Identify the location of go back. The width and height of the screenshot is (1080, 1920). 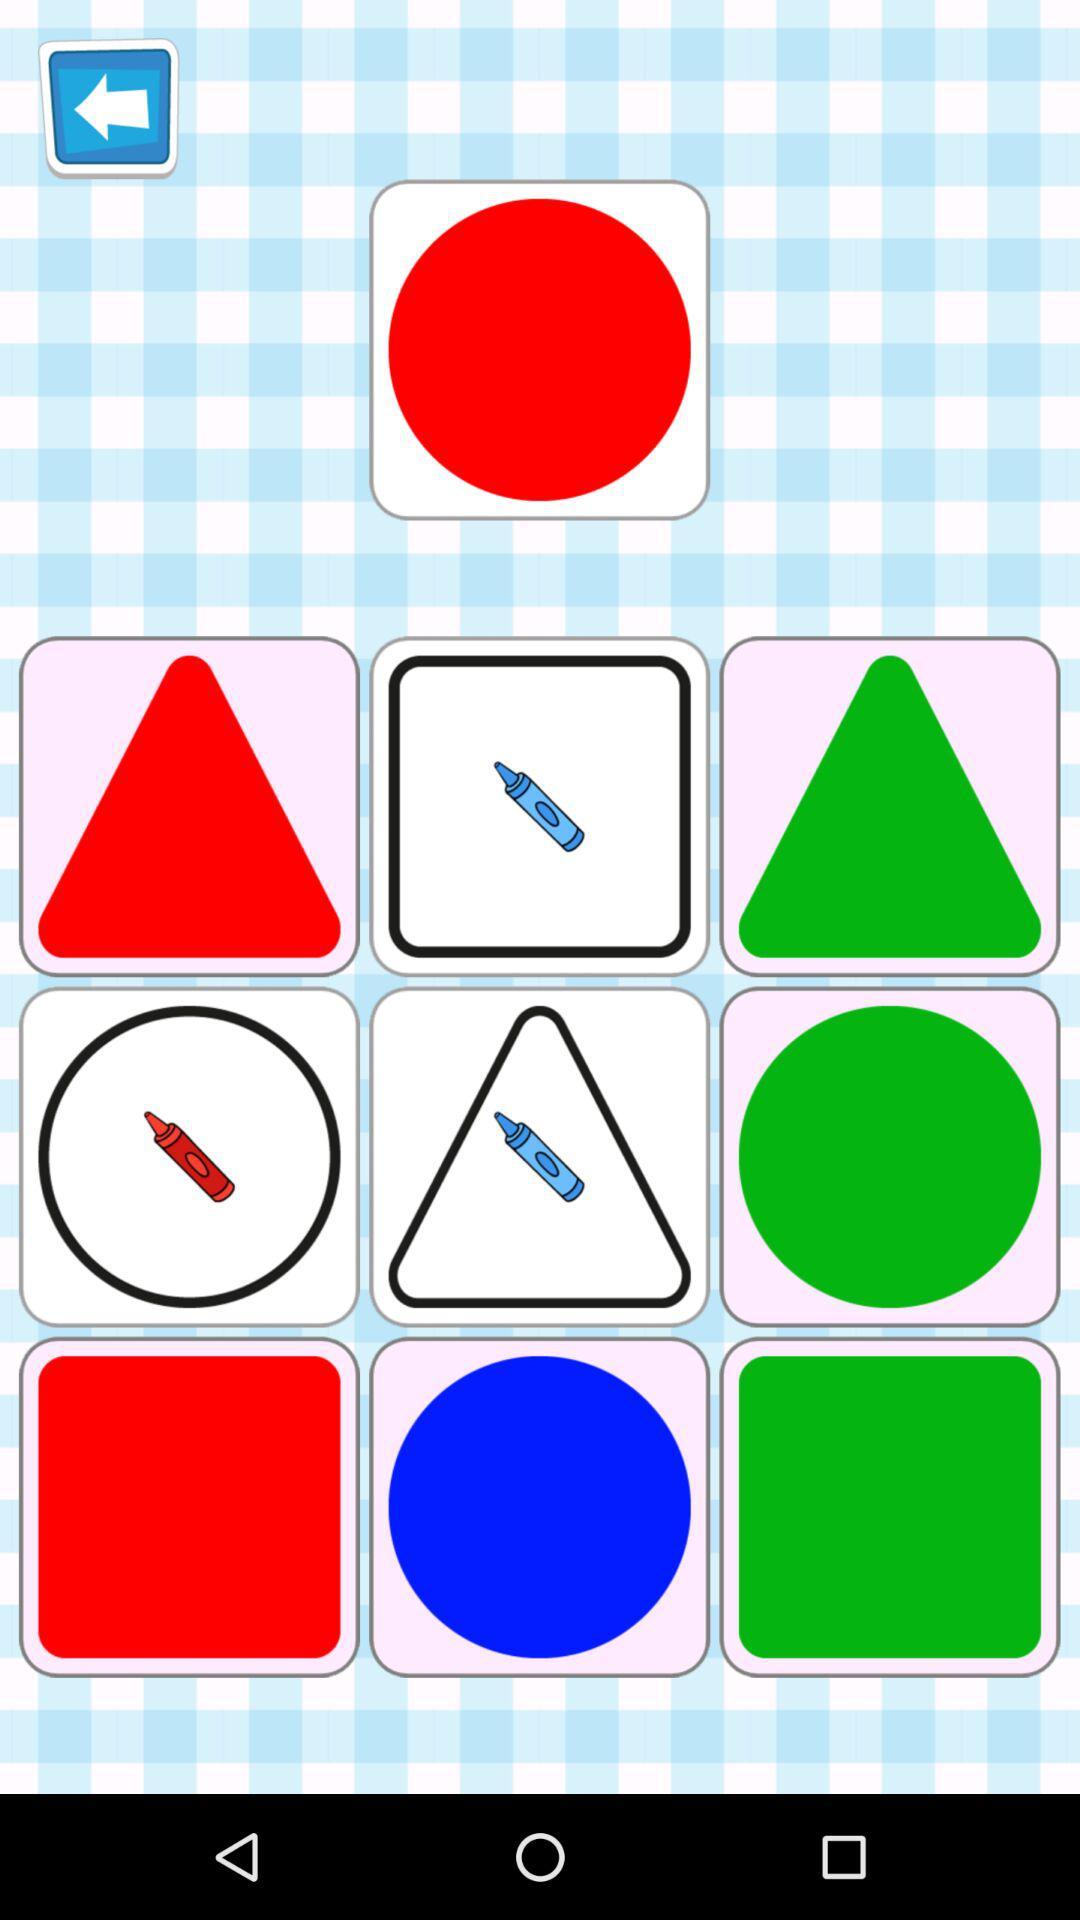
(108, 107).